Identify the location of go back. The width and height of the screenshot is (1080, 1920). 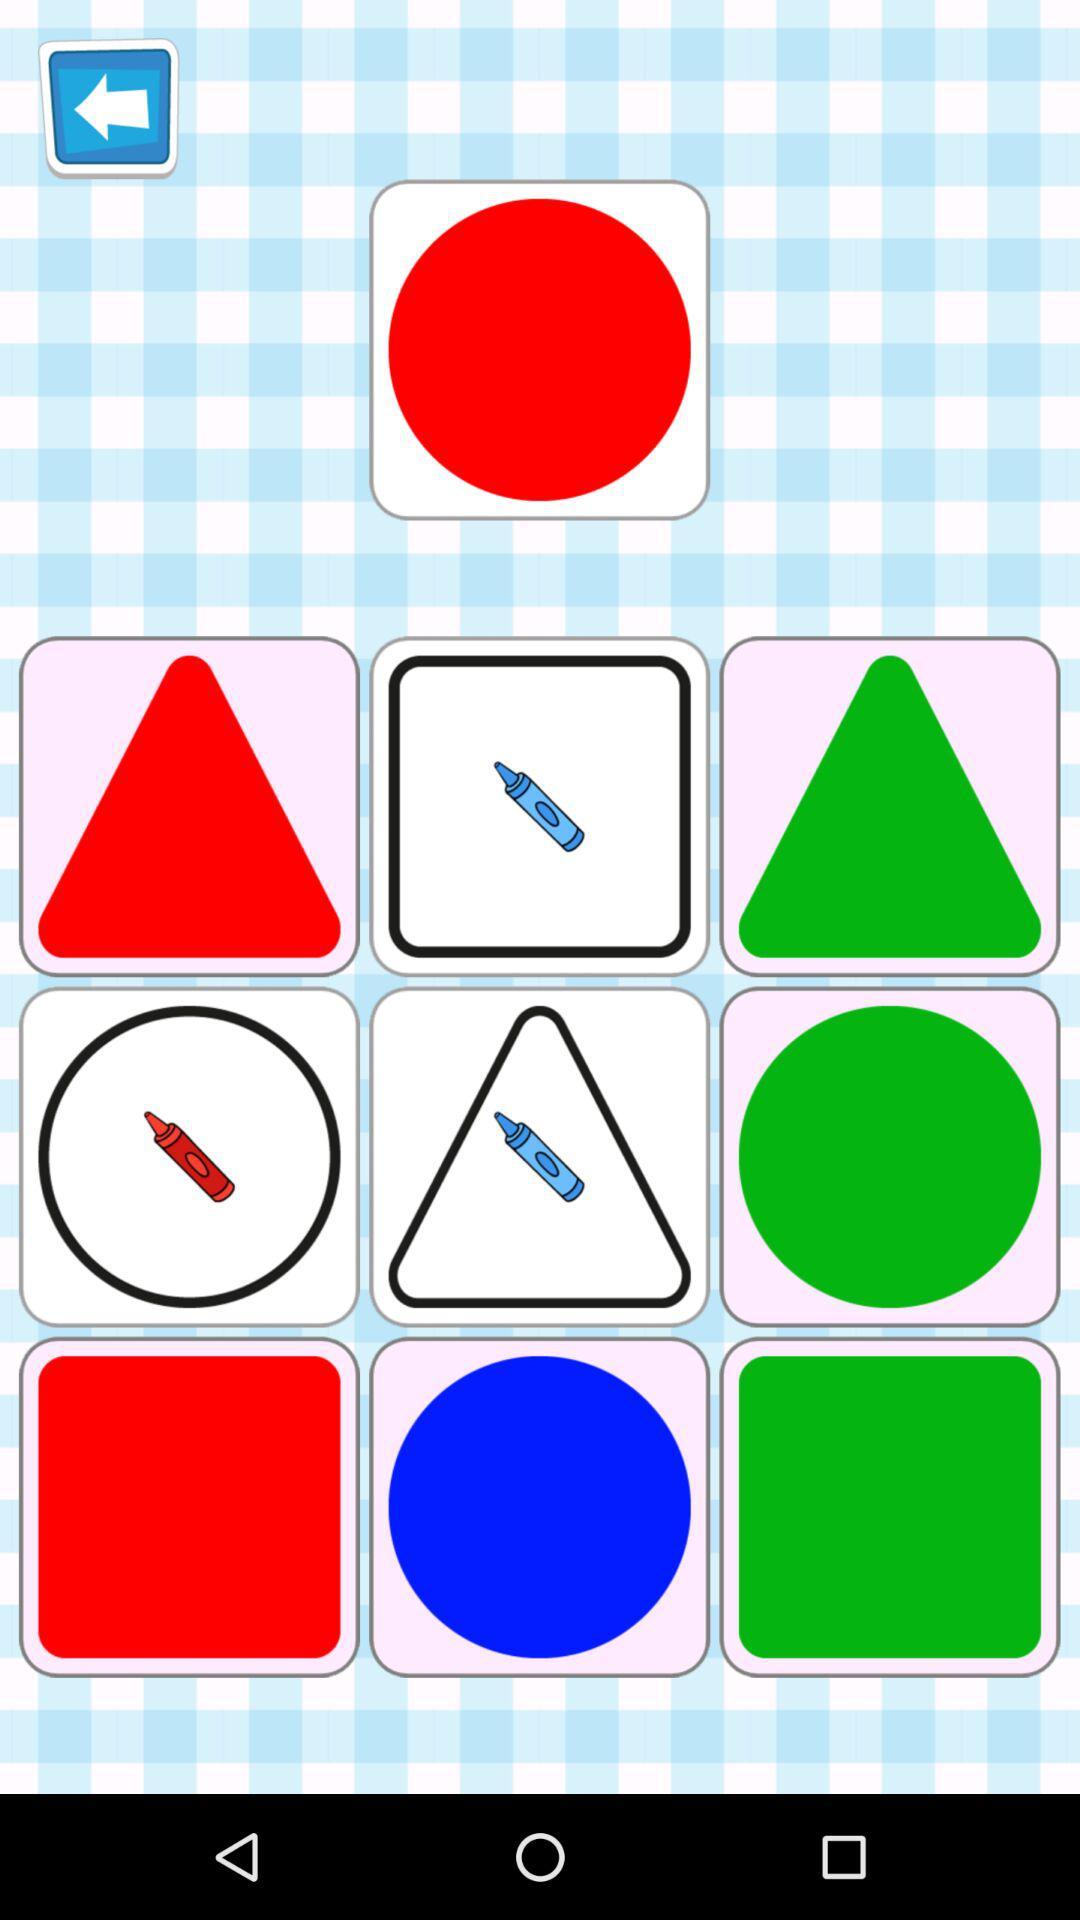
(108, 107).